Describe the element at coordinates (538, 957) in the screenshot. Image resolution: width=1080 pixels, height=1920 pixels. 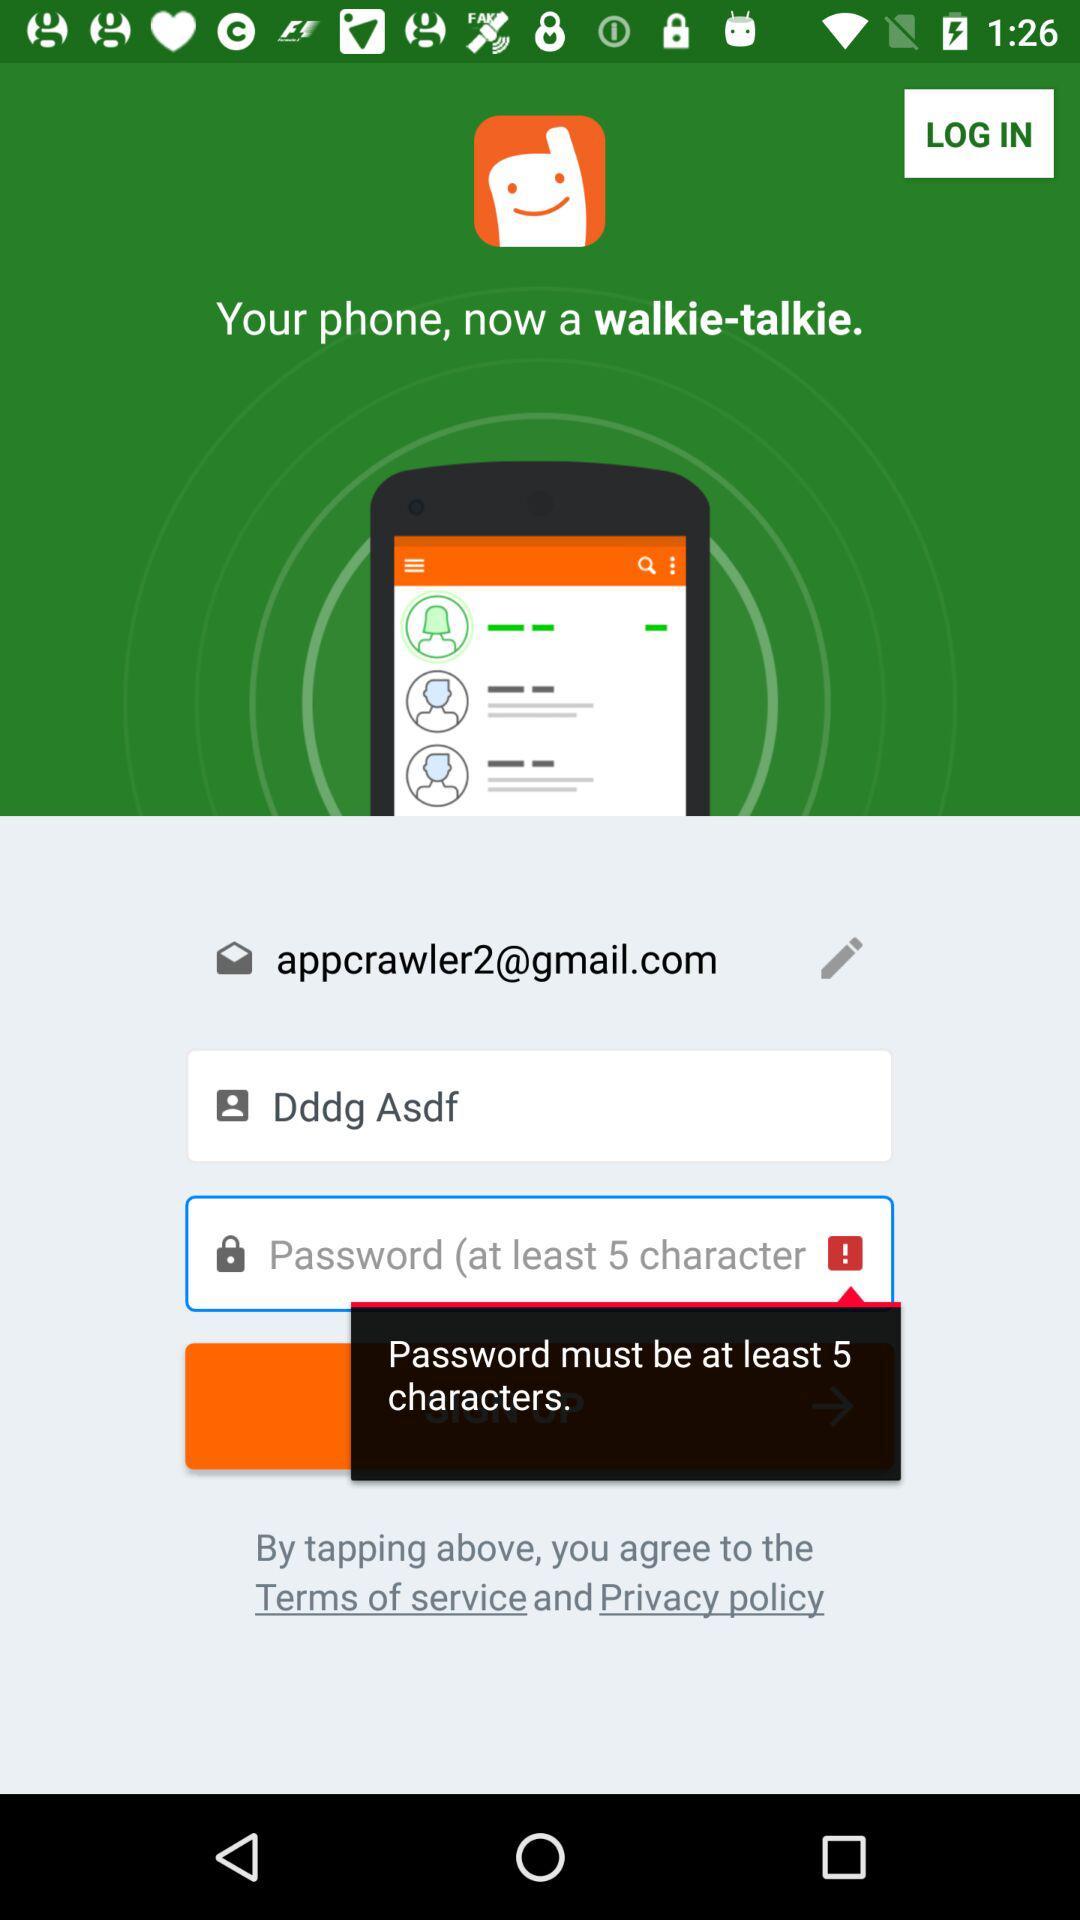
I see `appcrawler2@gmail.com item` at that location.